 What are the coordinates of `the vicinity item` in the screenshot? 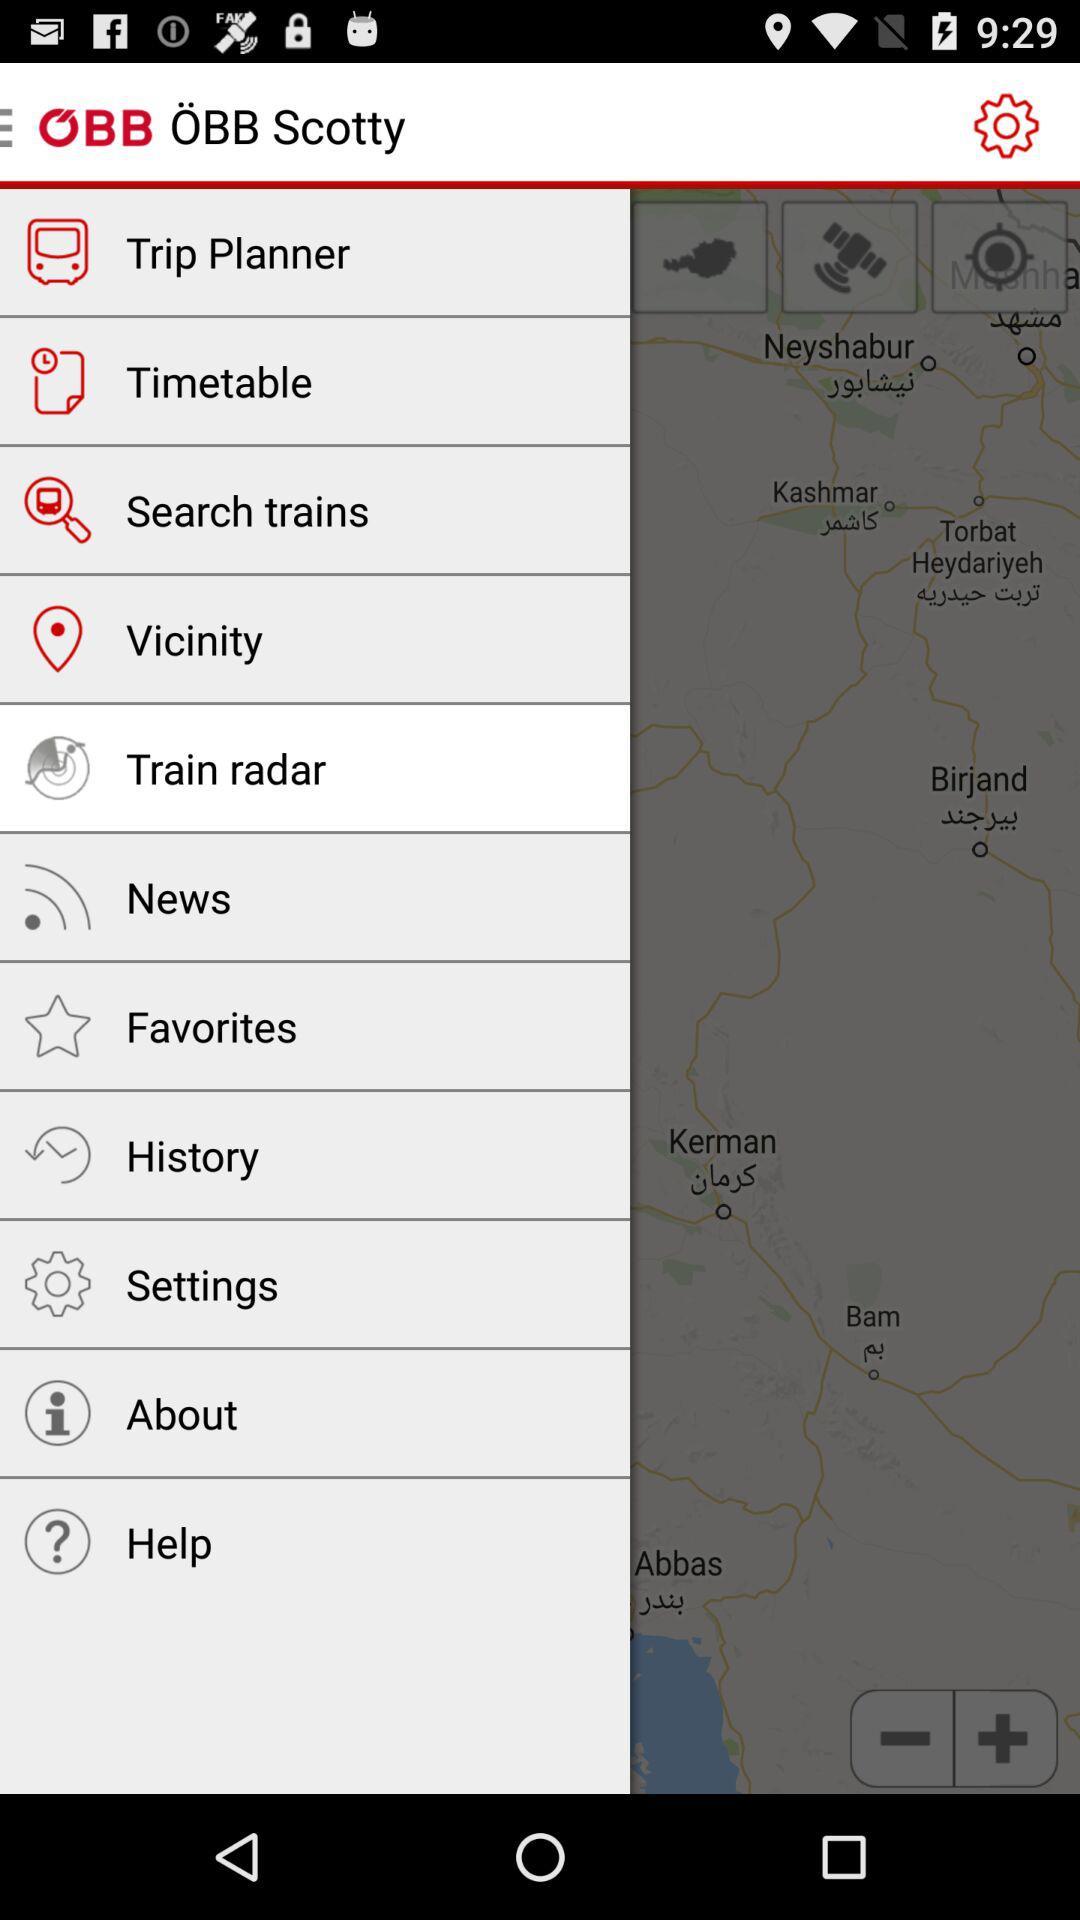 It's located at (194, 637).